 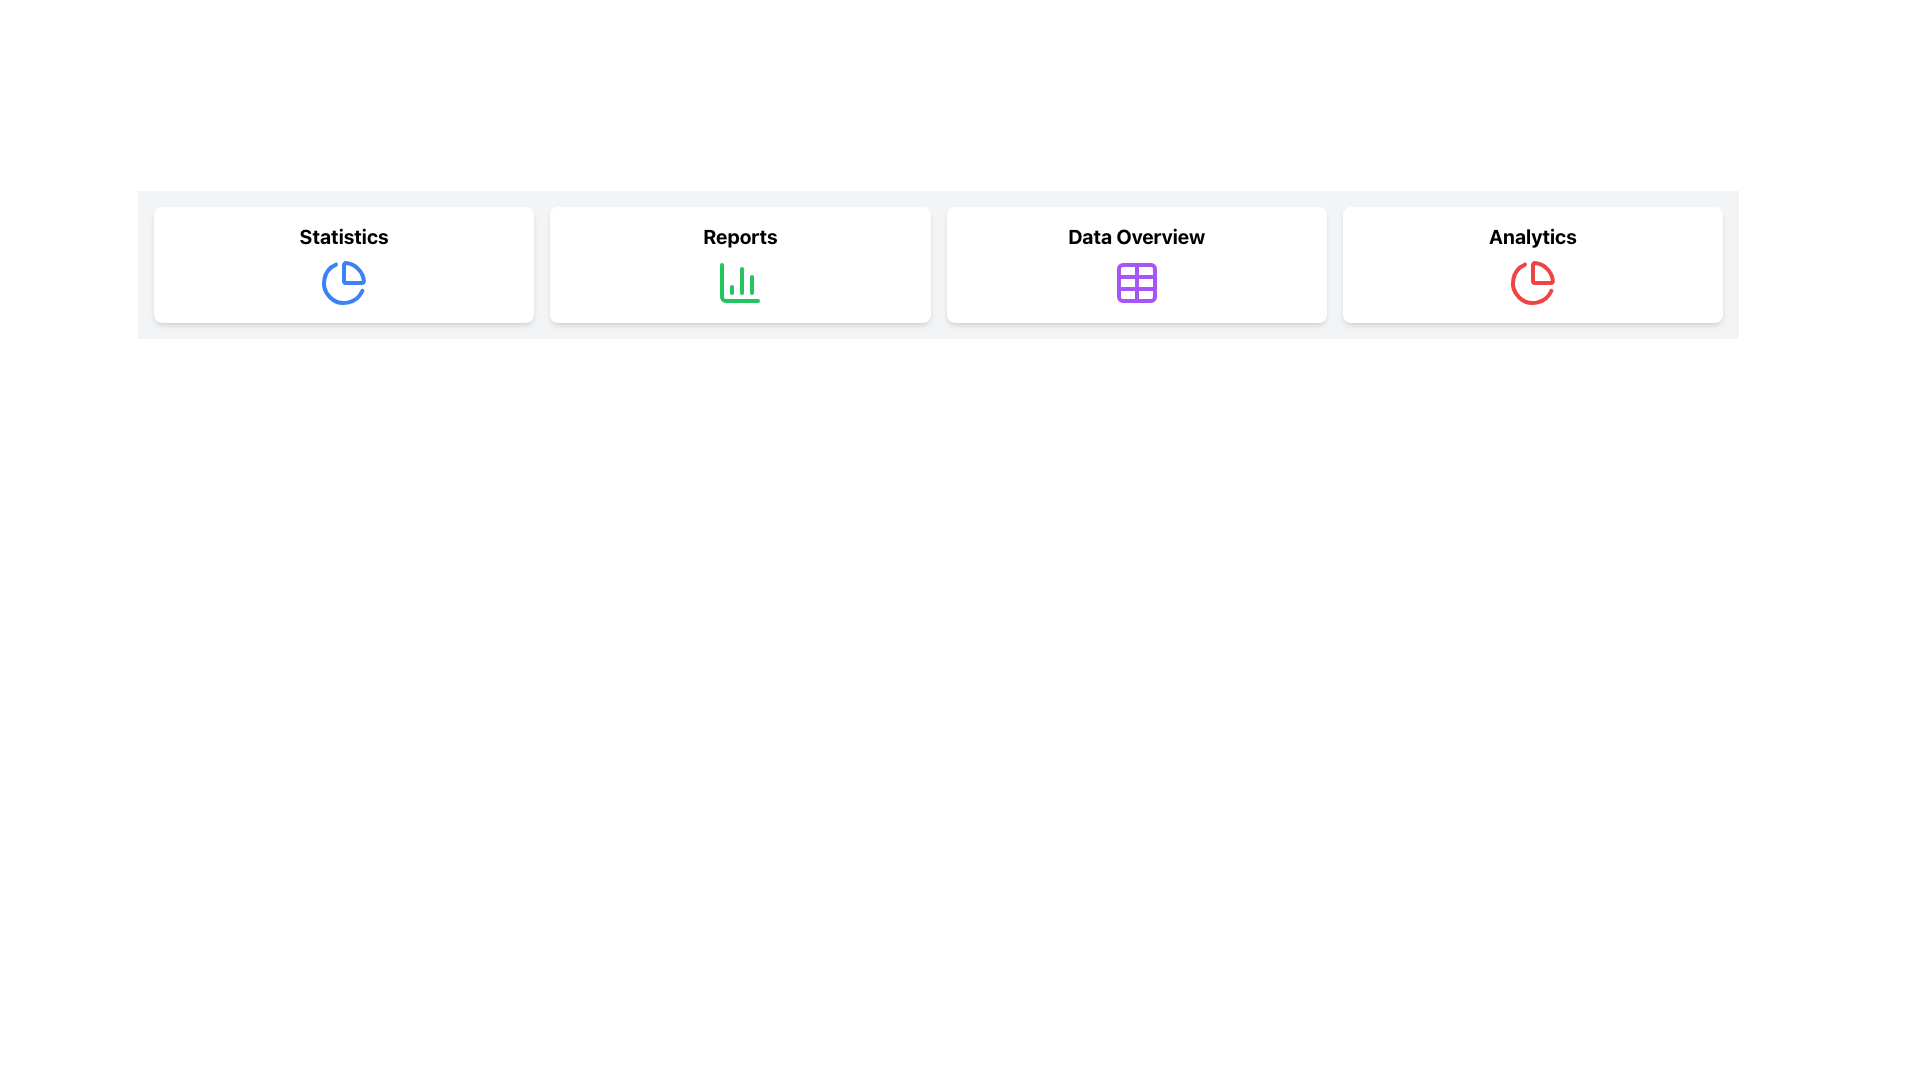 I want to click on the small rectangle with rounded corners, purple outline, located centrally within the table icon next to the 'Data Overview' label, so click(x=1136, y=282).